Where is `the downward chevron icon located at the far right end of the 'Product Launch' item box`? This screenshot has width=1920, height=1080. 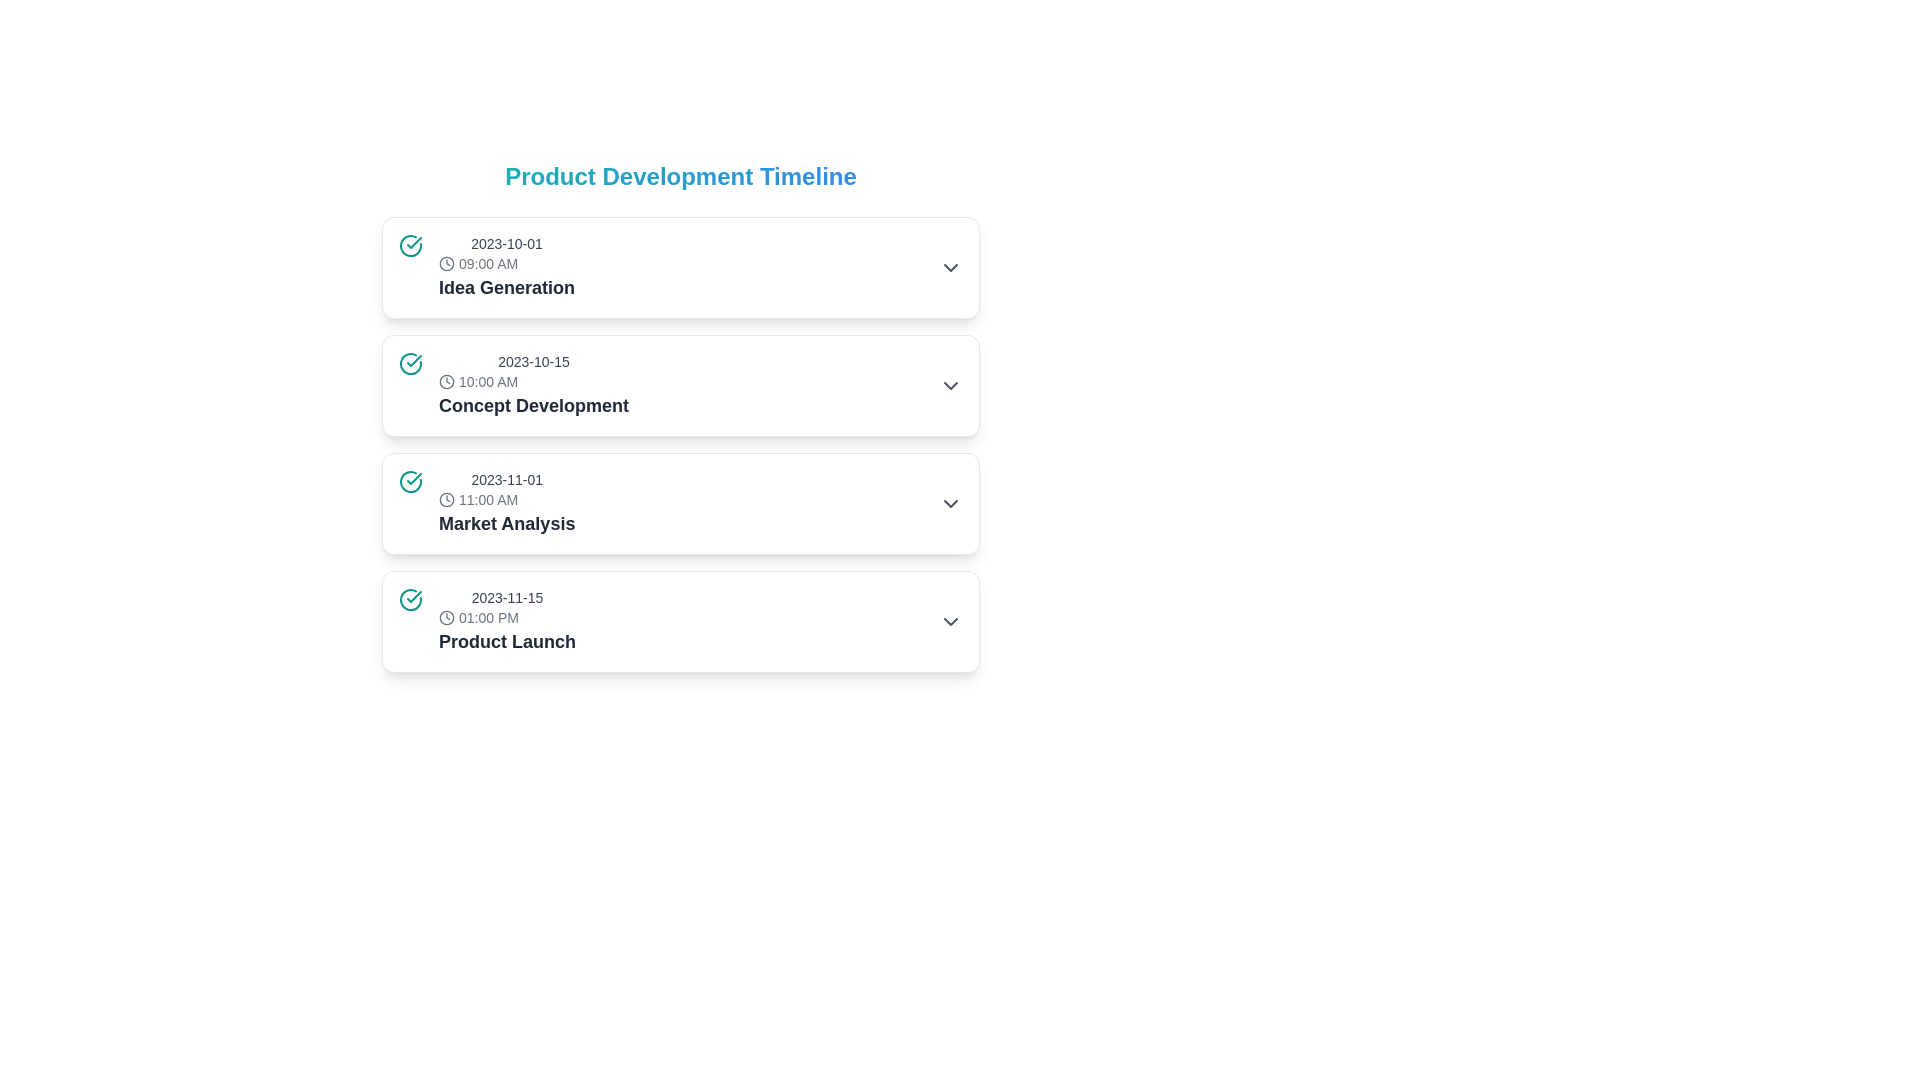
the downward chevron icon located at the far right end of the 'Product Launch' item box is located at coordinates (949, 620).